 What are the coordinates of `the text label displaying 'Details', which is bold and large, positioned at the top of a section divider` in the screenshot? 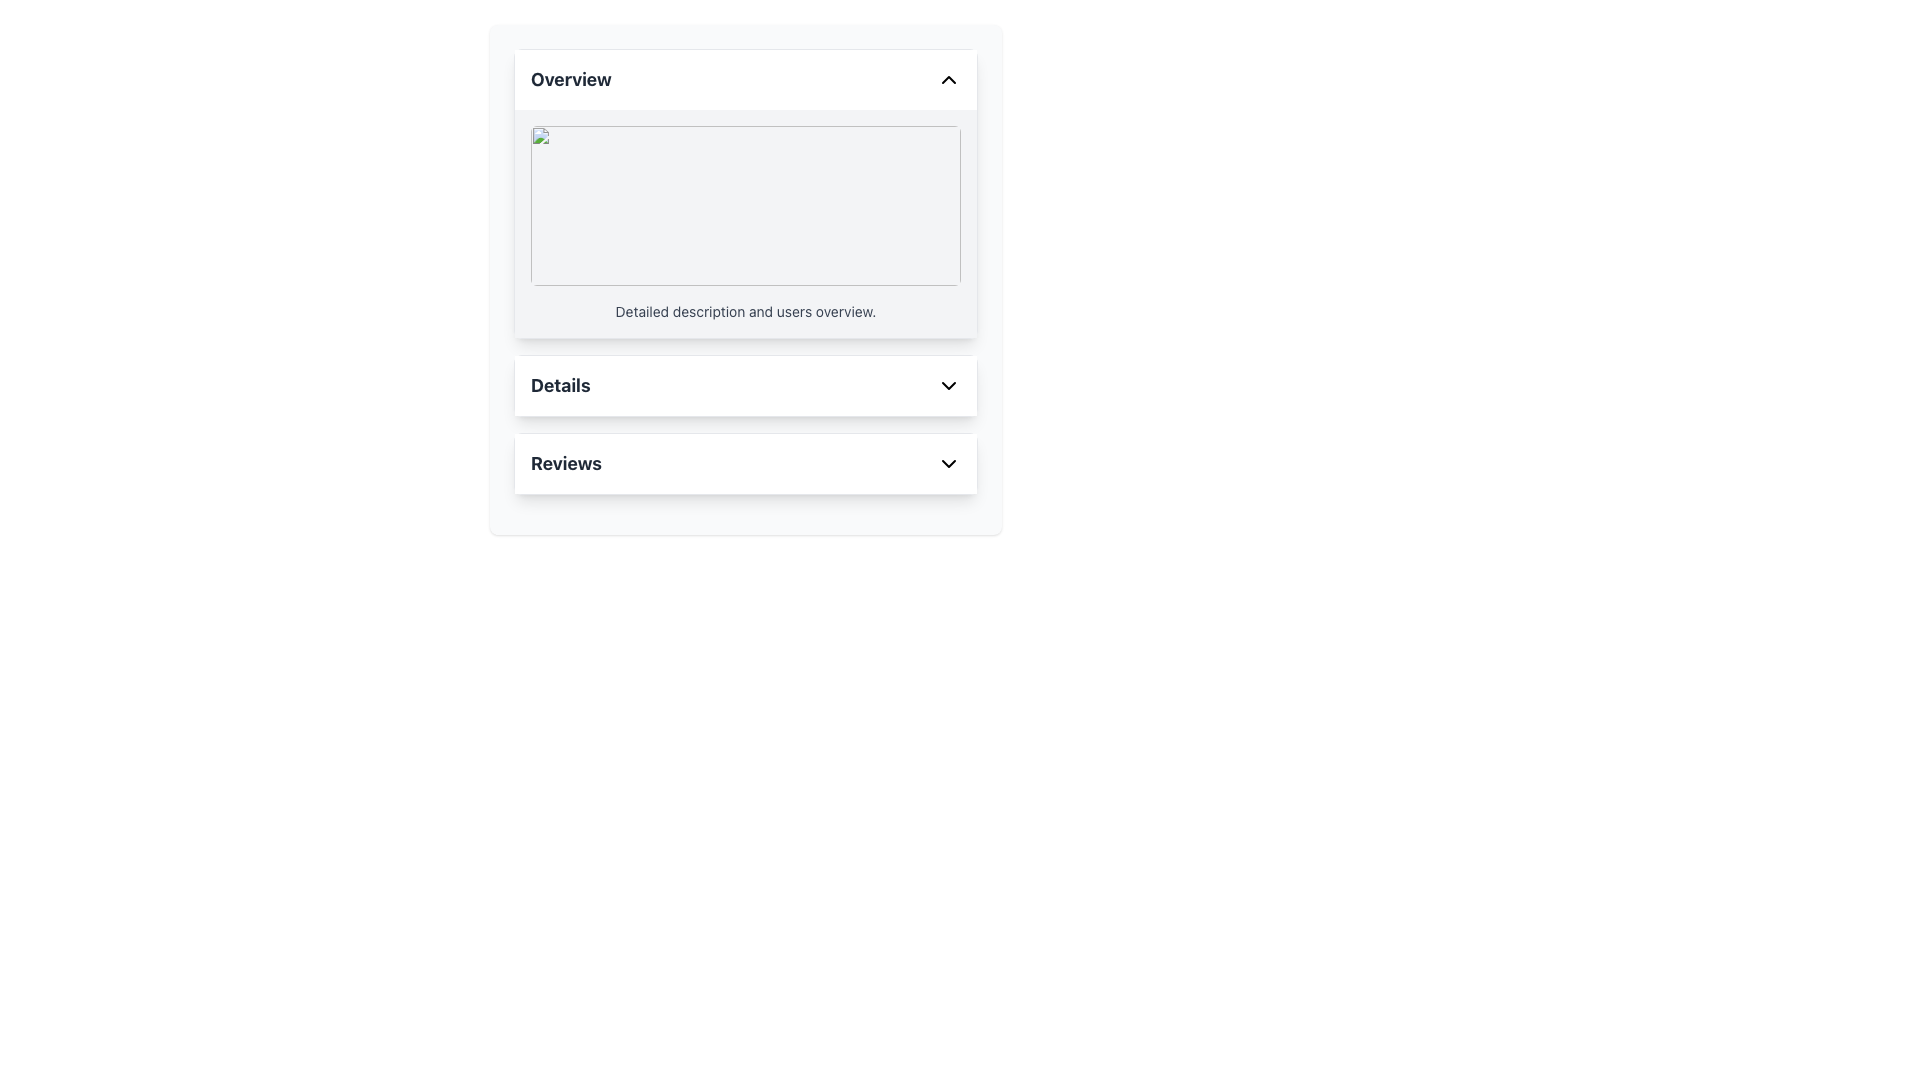 It's located at (560, 385).